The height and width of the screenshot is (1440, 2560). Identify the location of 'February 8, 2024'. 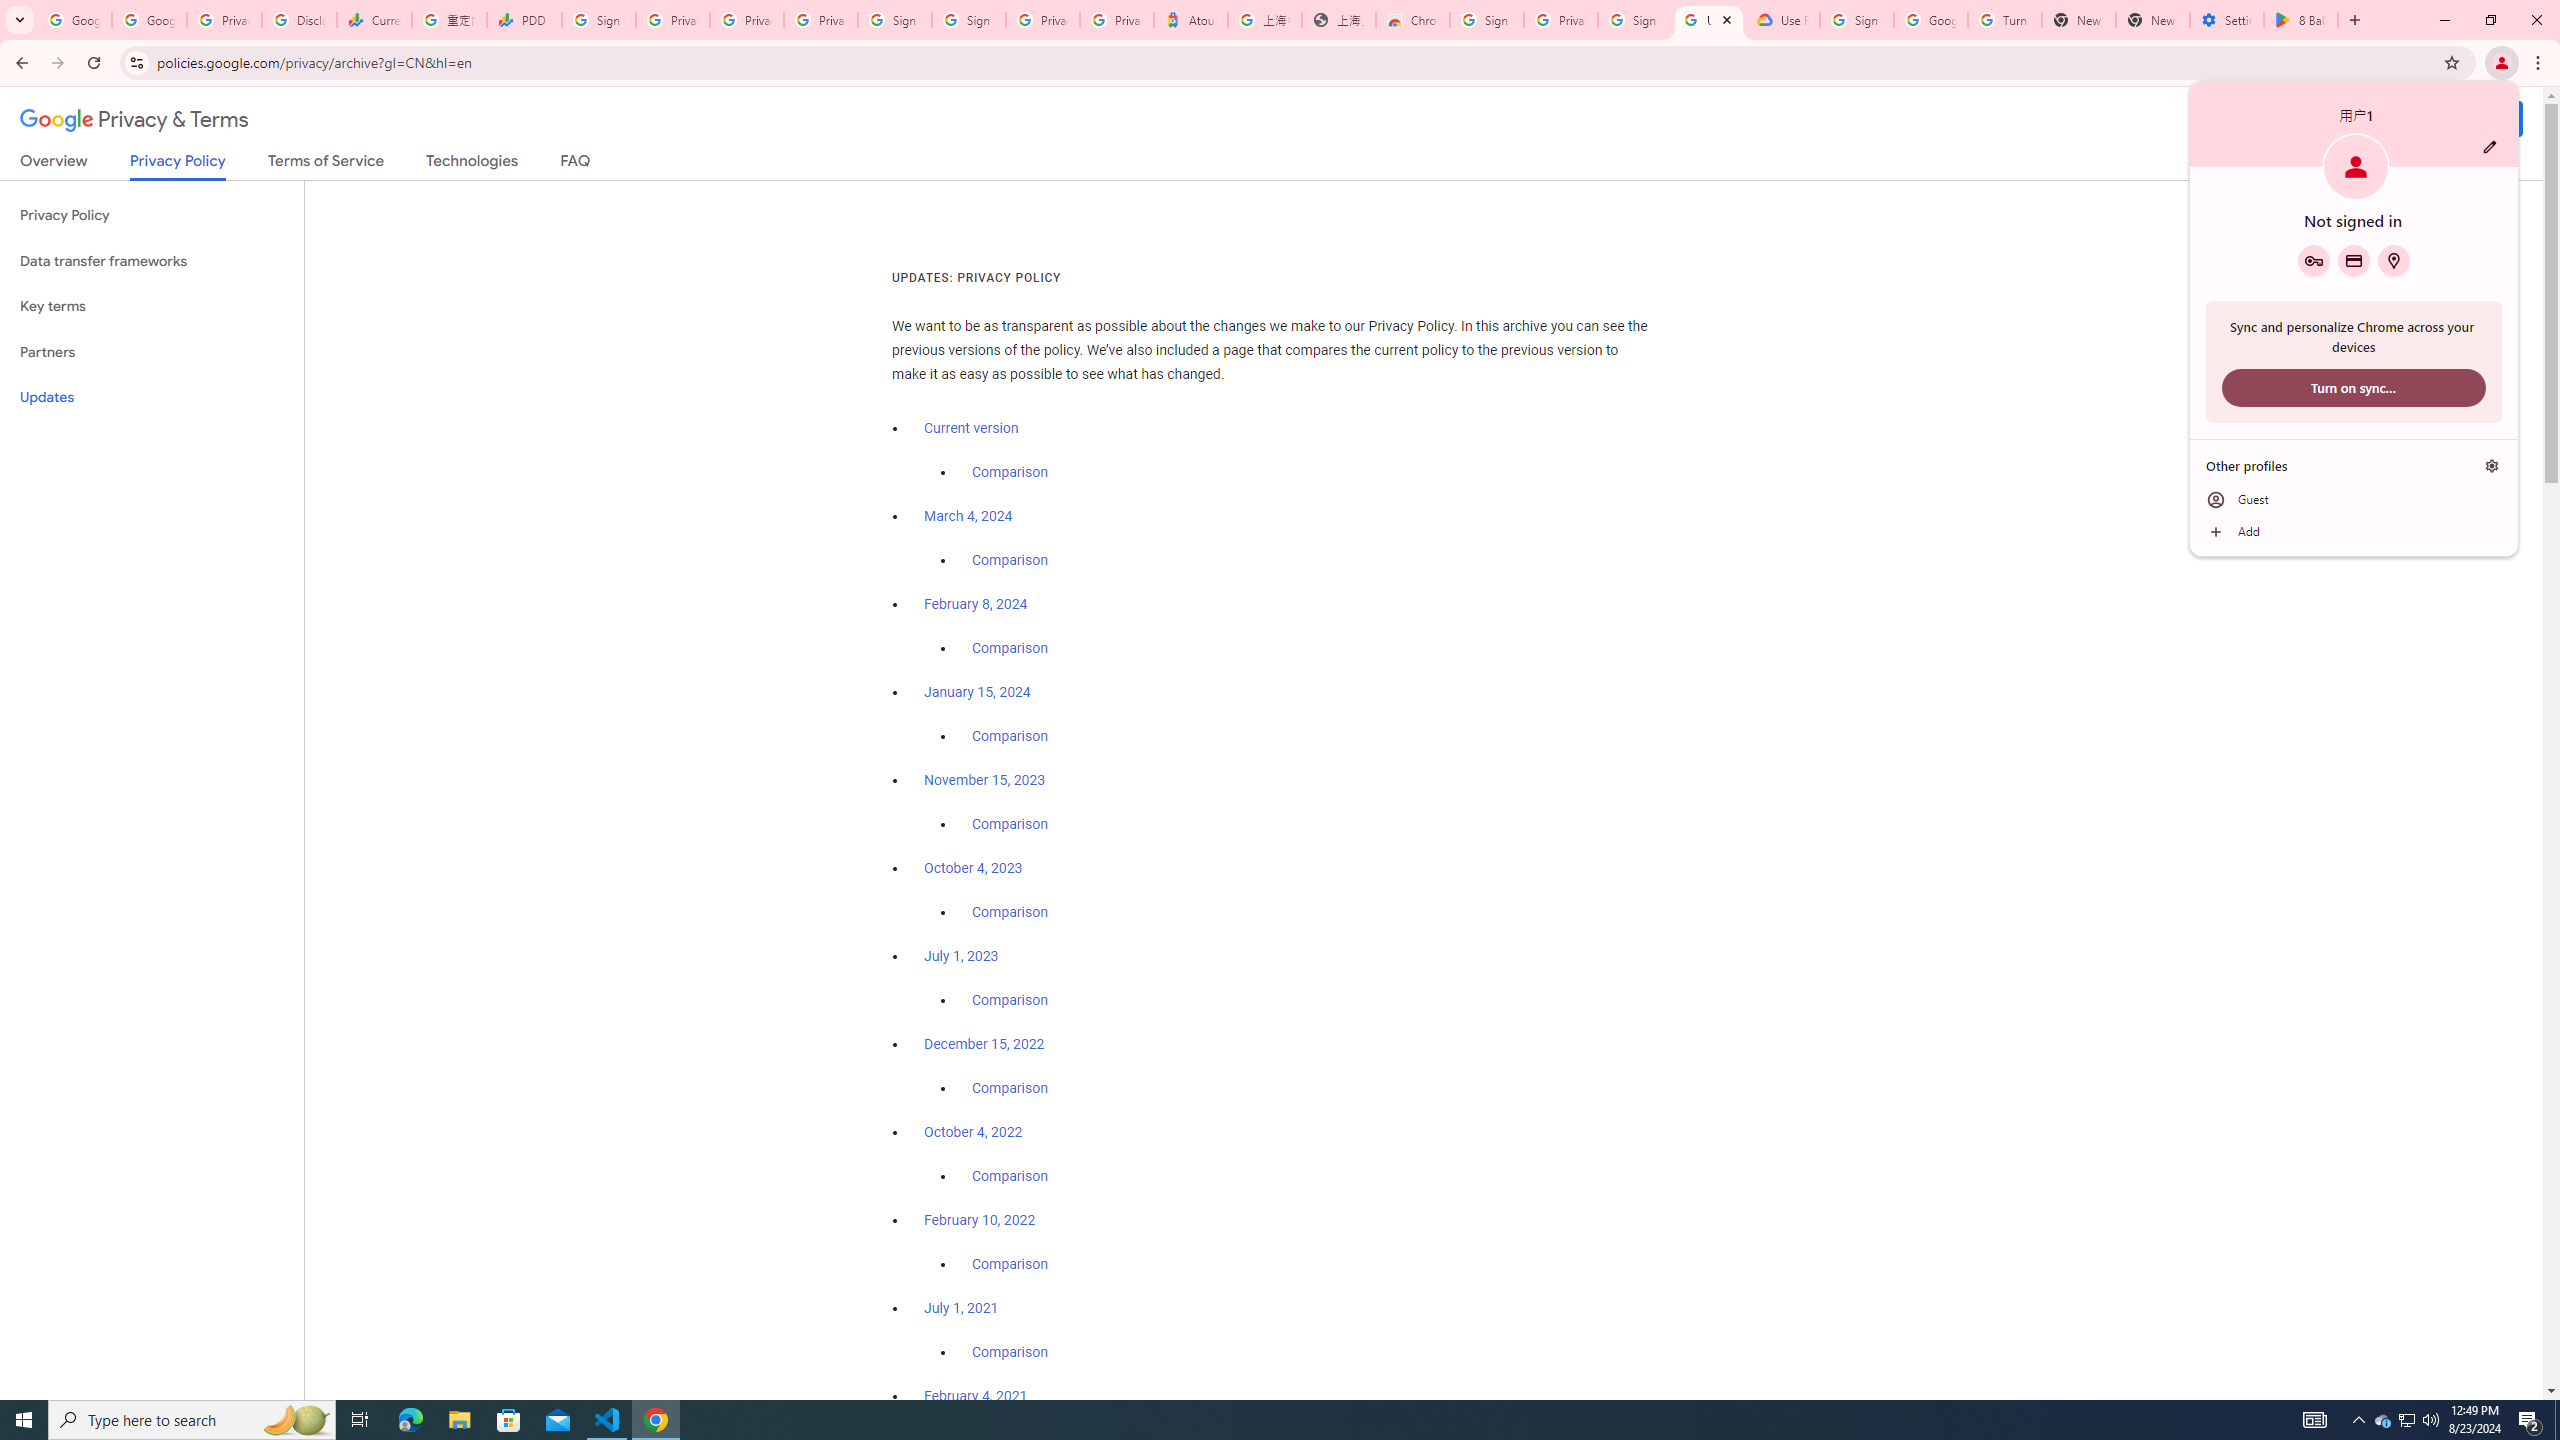
(975, 604).